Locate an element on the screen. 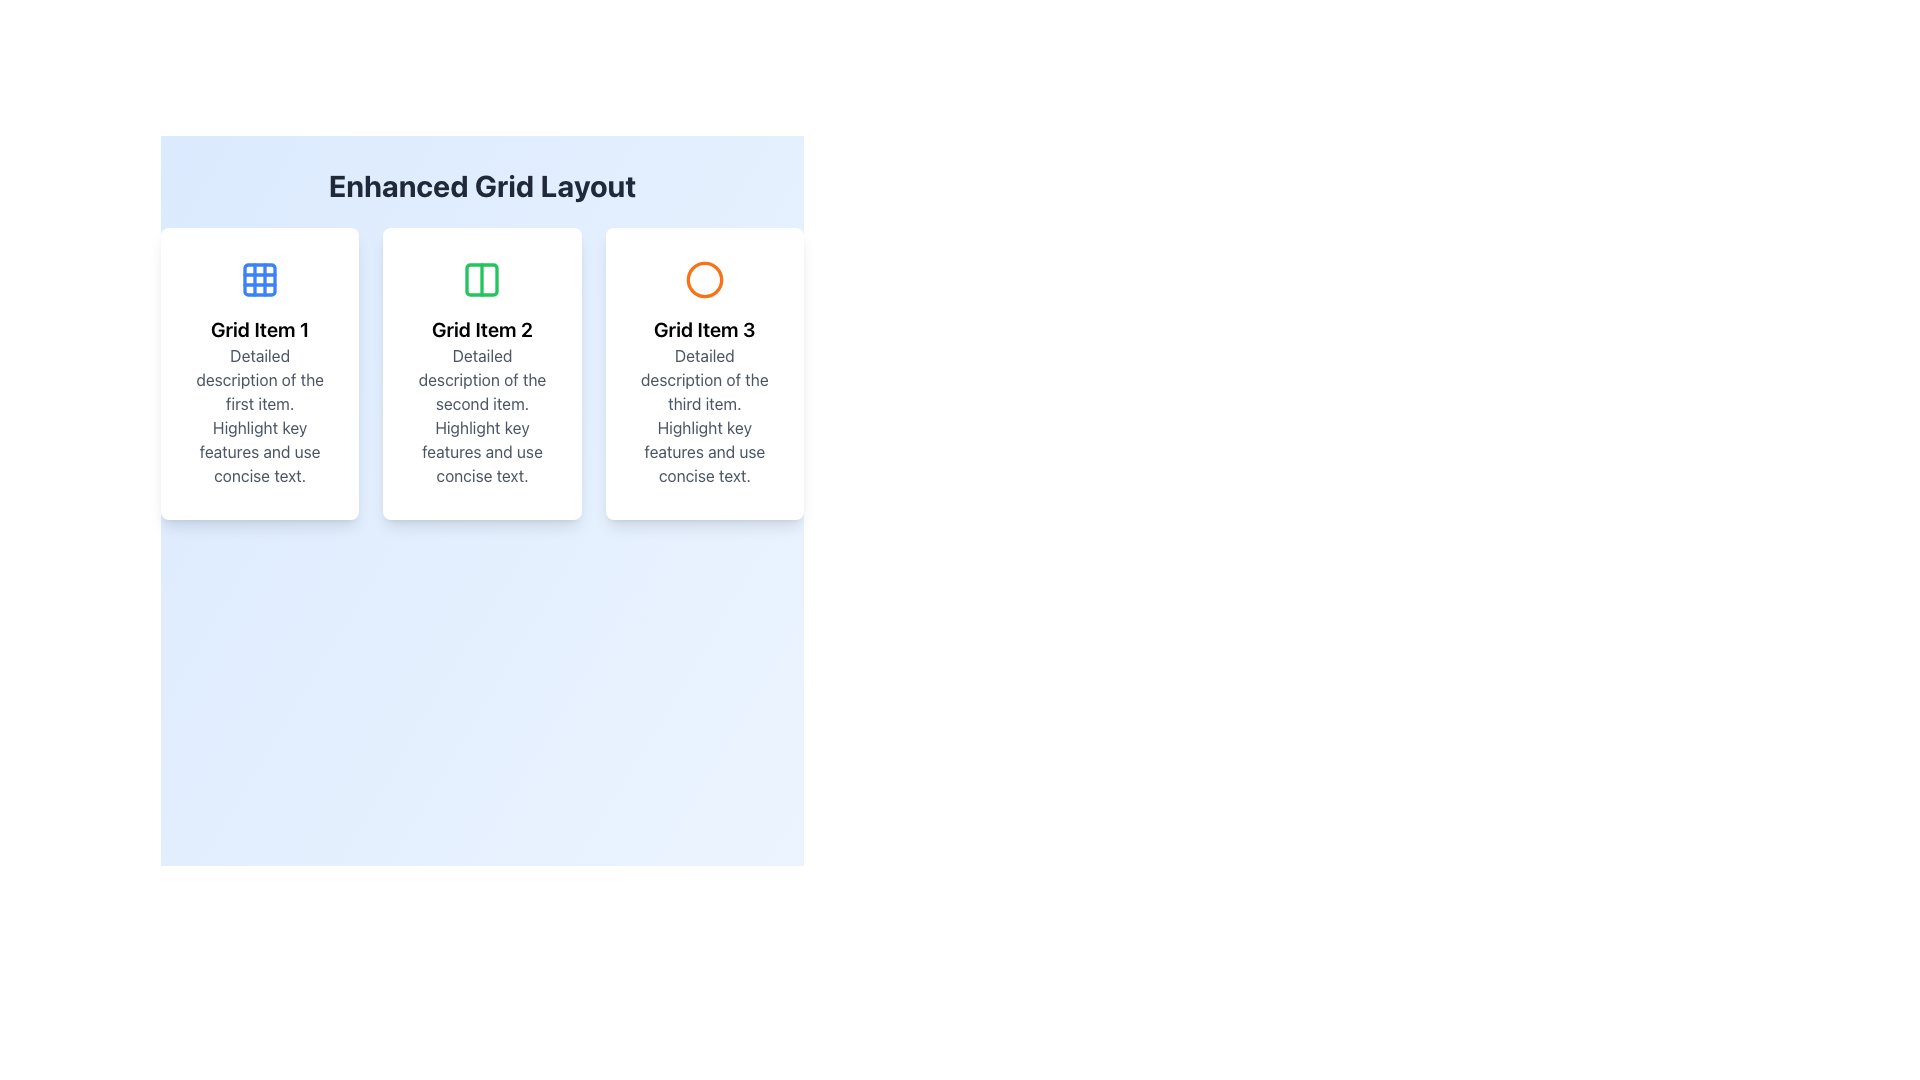 This screenshot has height=1080, width=1920. the text block located within the card titled 'Grid Item 3' is located at coordinates (704, 415).